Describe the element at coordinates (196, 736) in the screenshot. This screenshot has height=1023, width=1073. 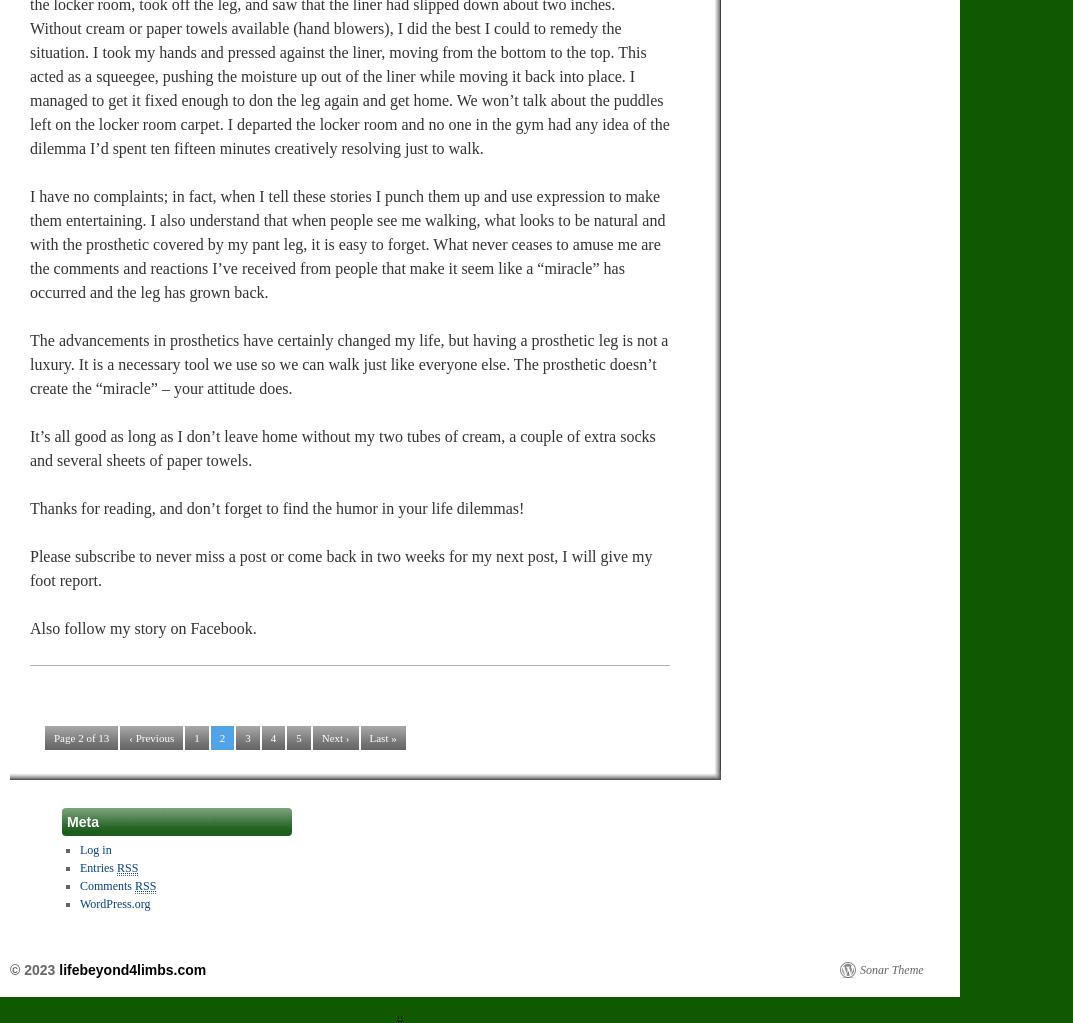
I see `'1'` at that location.